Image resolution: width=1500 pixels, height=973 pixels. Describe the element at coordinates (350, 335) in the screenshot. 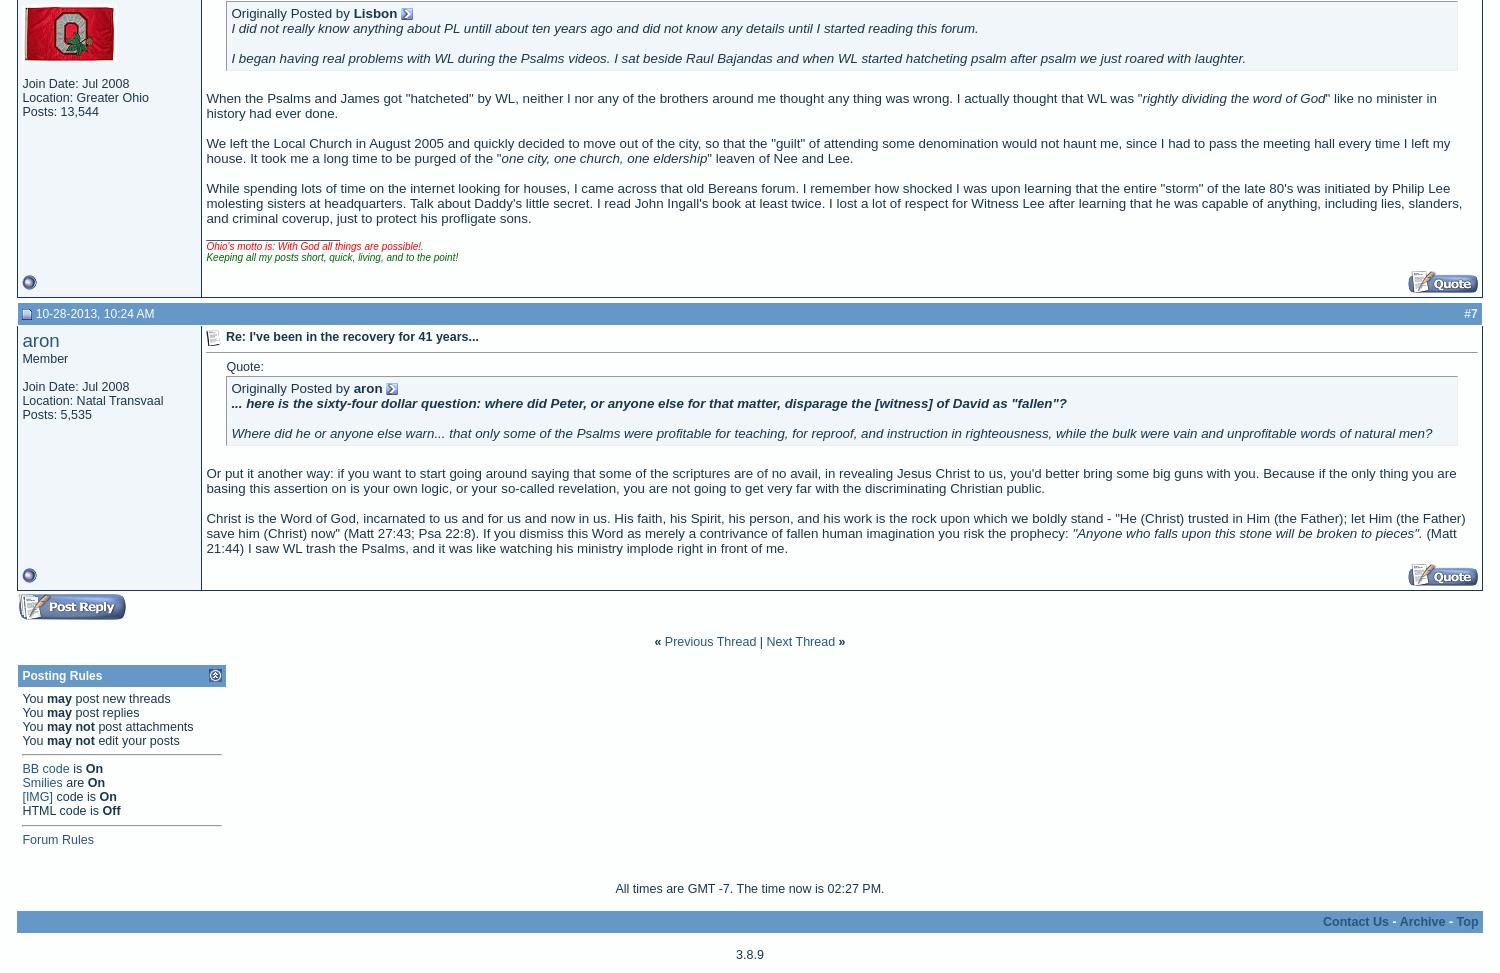

I see `'Re: I've been in the recovery for 41 years...'` at that location.